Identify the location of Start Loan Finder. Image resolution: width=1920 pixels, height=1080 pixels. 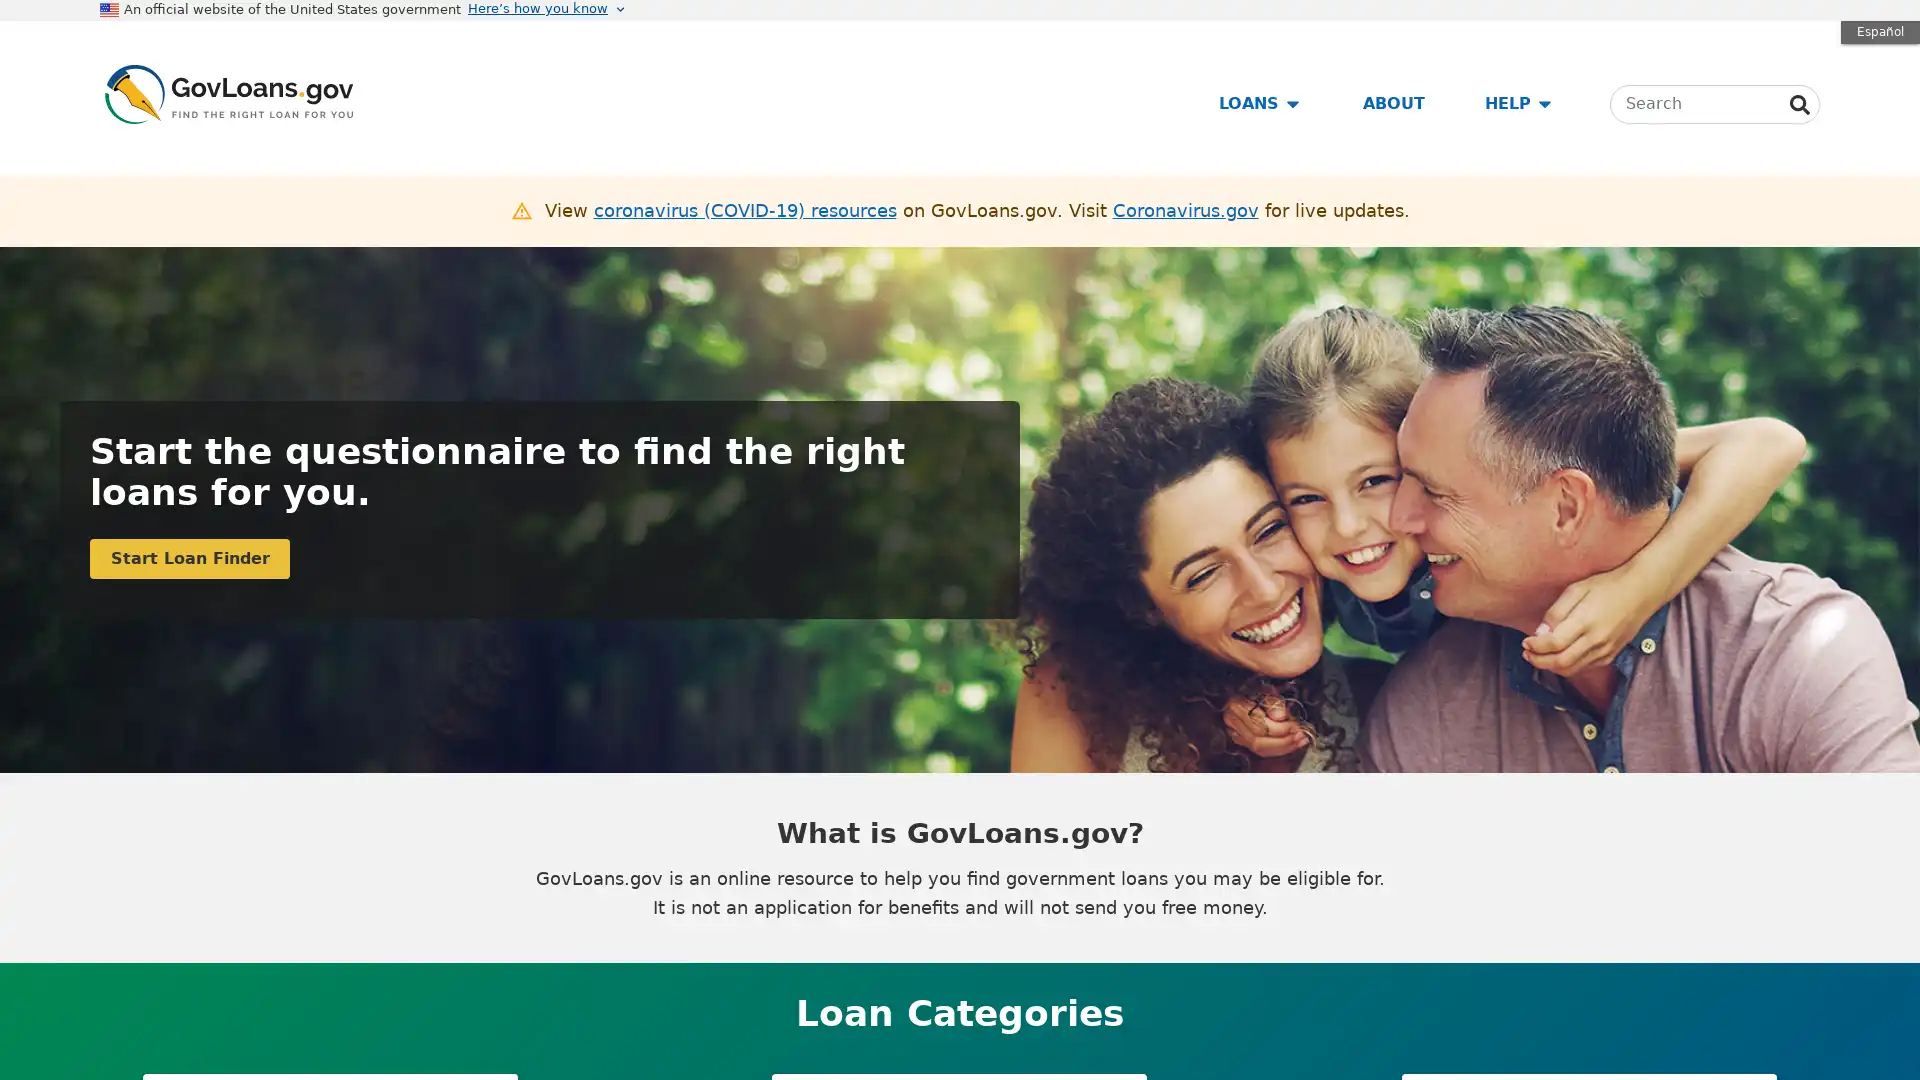
(190, 558).